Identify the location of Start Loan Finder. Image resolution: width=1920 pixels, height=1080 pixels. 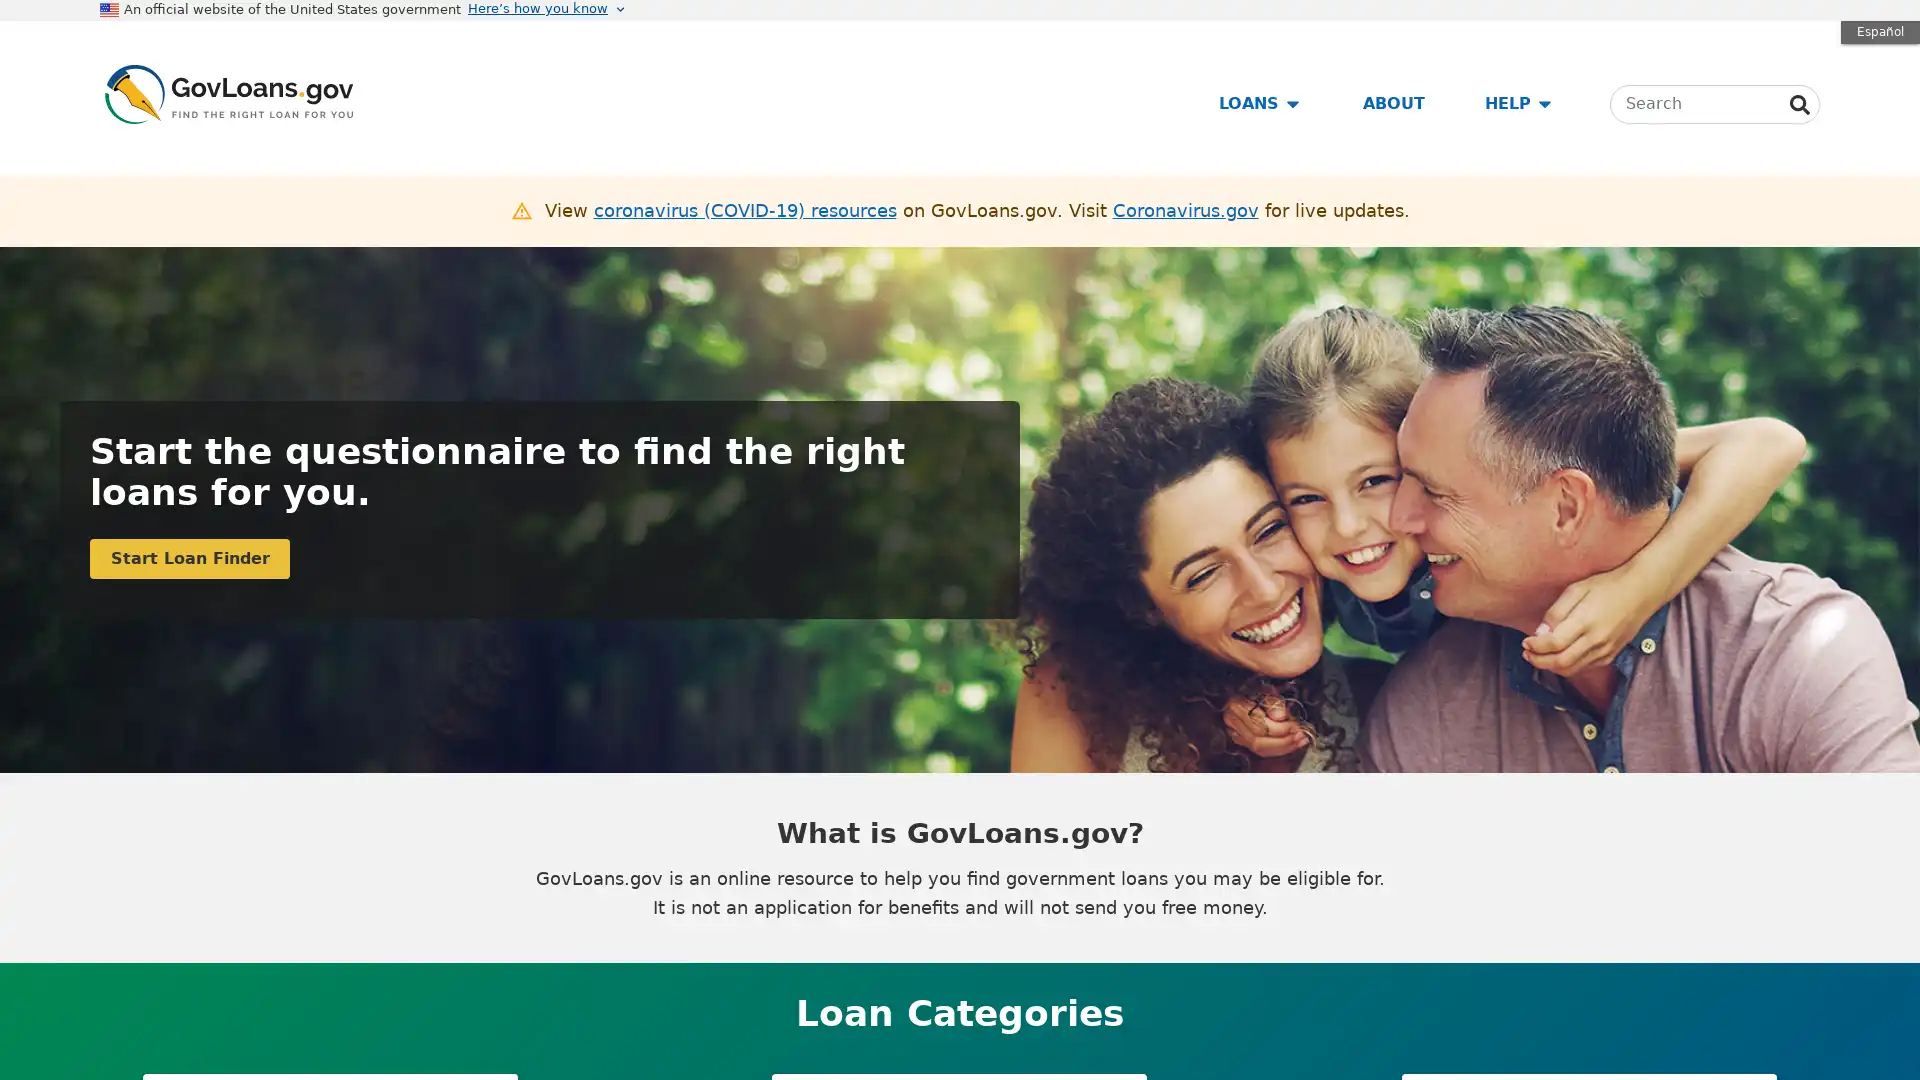
(190, 558).